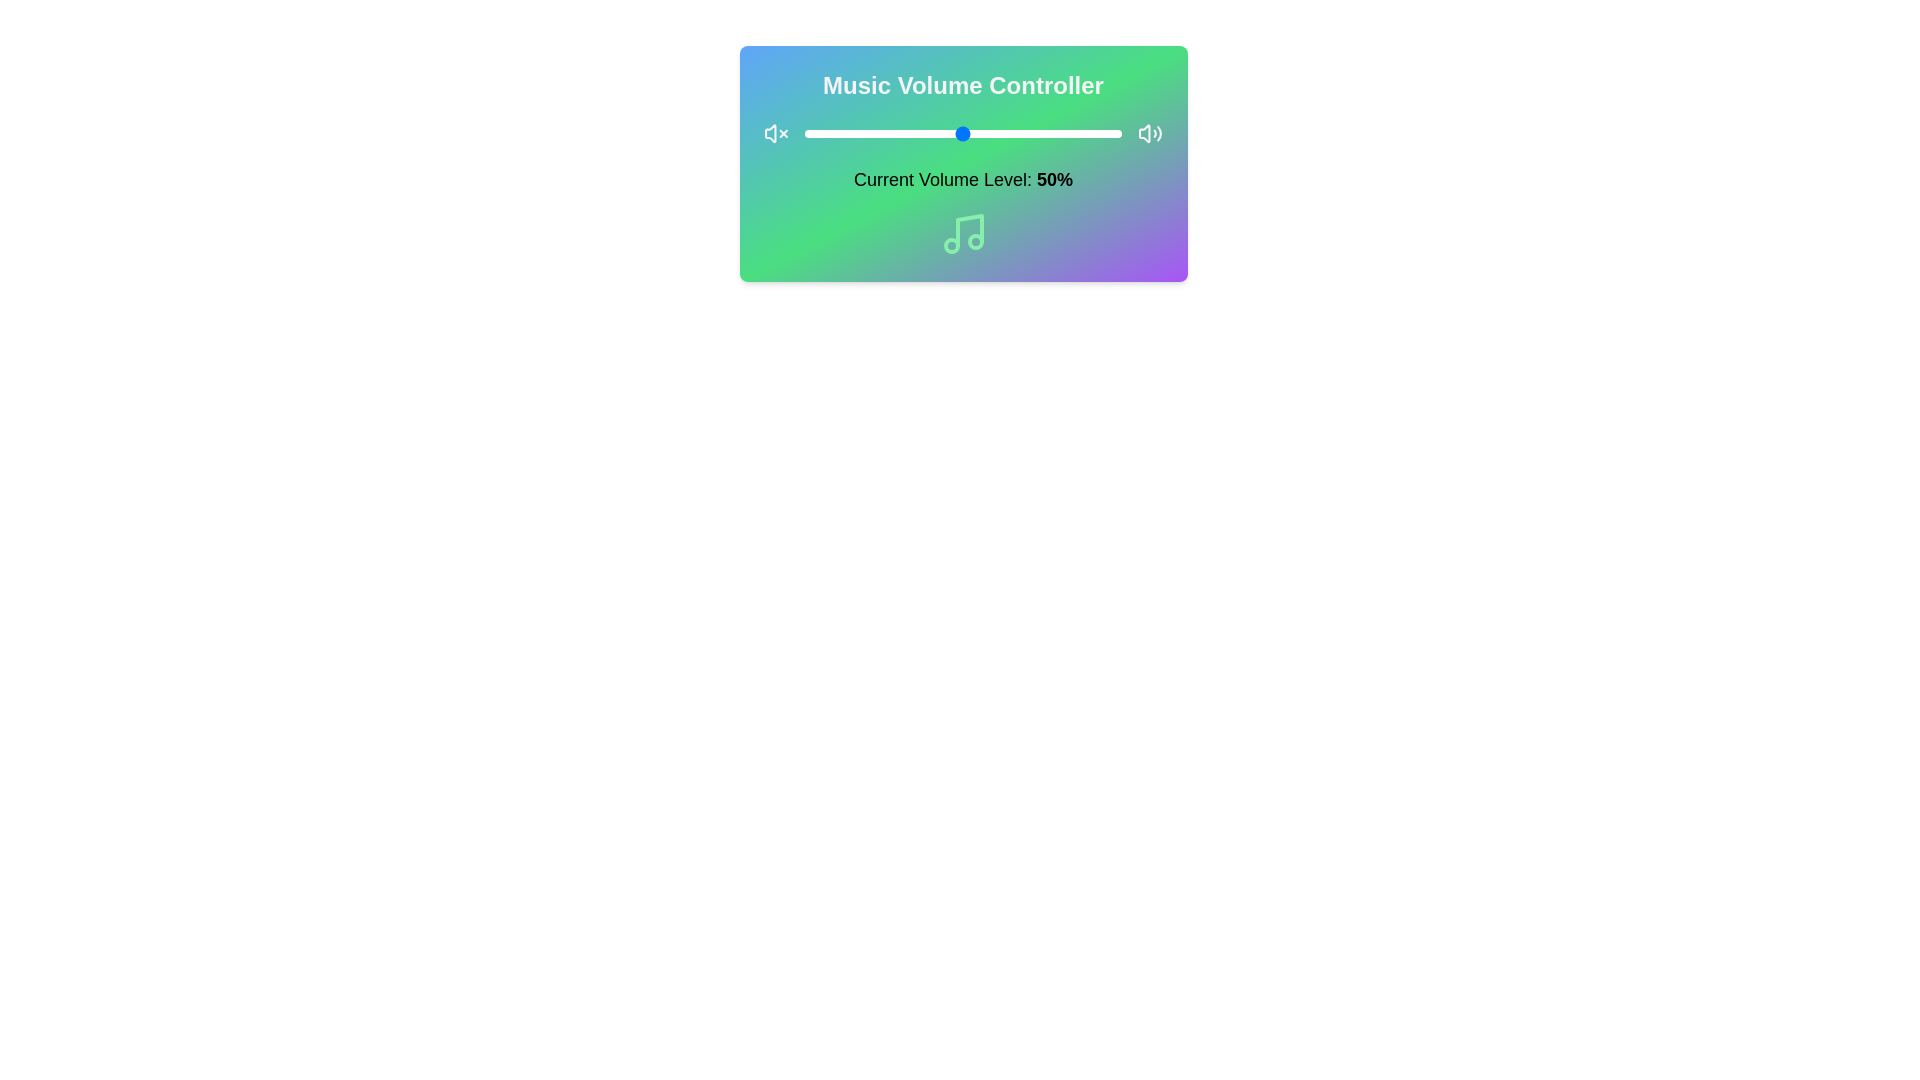 This screenshot has width=1920, height=1080. I want to click on the unmute icon to unmute the audio, so click(1150, 134).